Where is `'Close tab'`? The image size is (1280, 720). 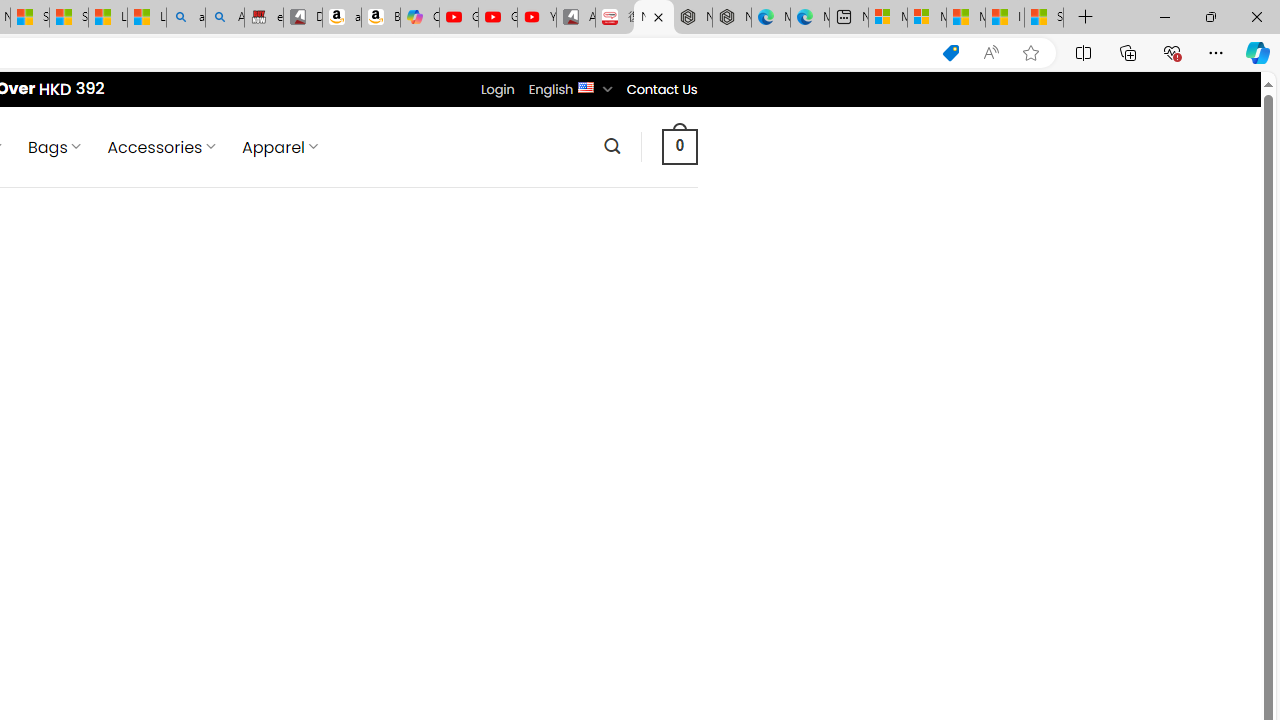 'Close tab' is located at coordinates (658, 17).